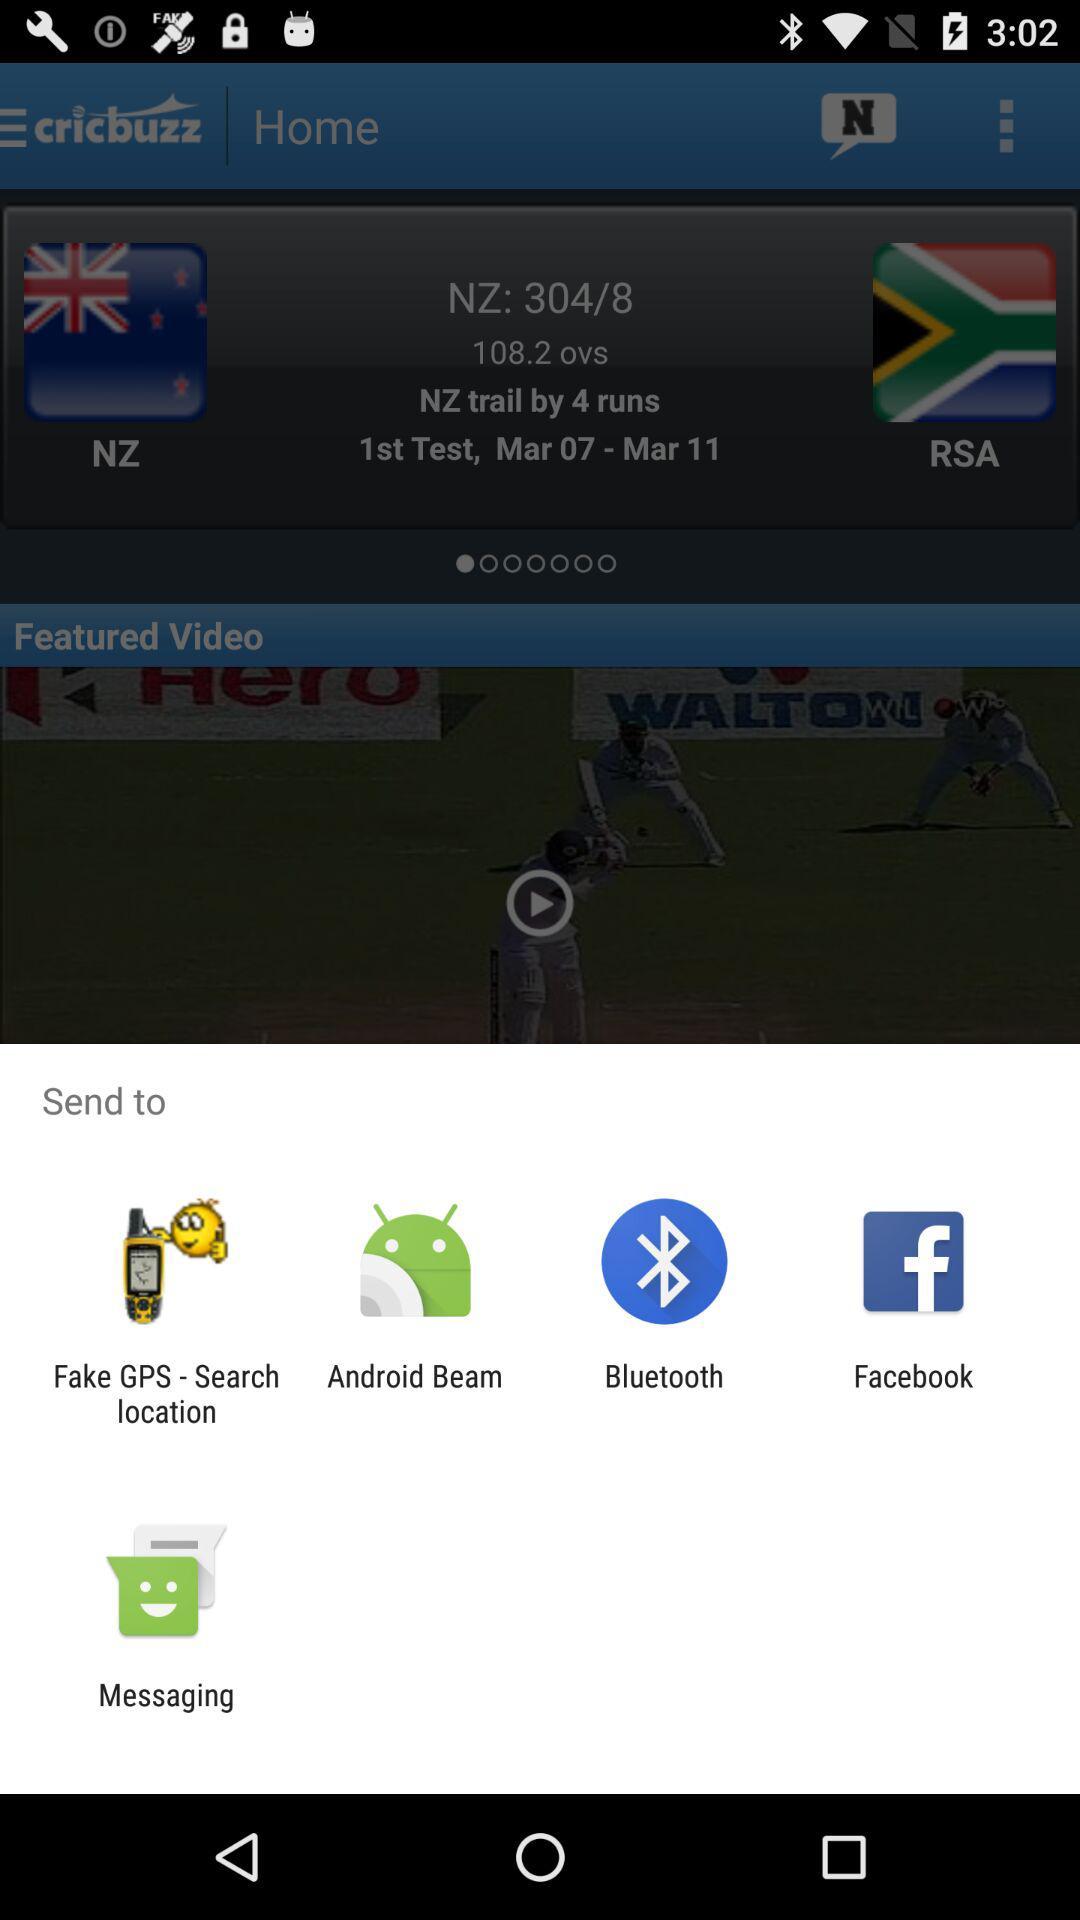 This screenshot has height=1920, width=1080. Describe the element at coordinates (913, 1392) in the screenshot. I see `the item to the right of the bluetooth` at that location.